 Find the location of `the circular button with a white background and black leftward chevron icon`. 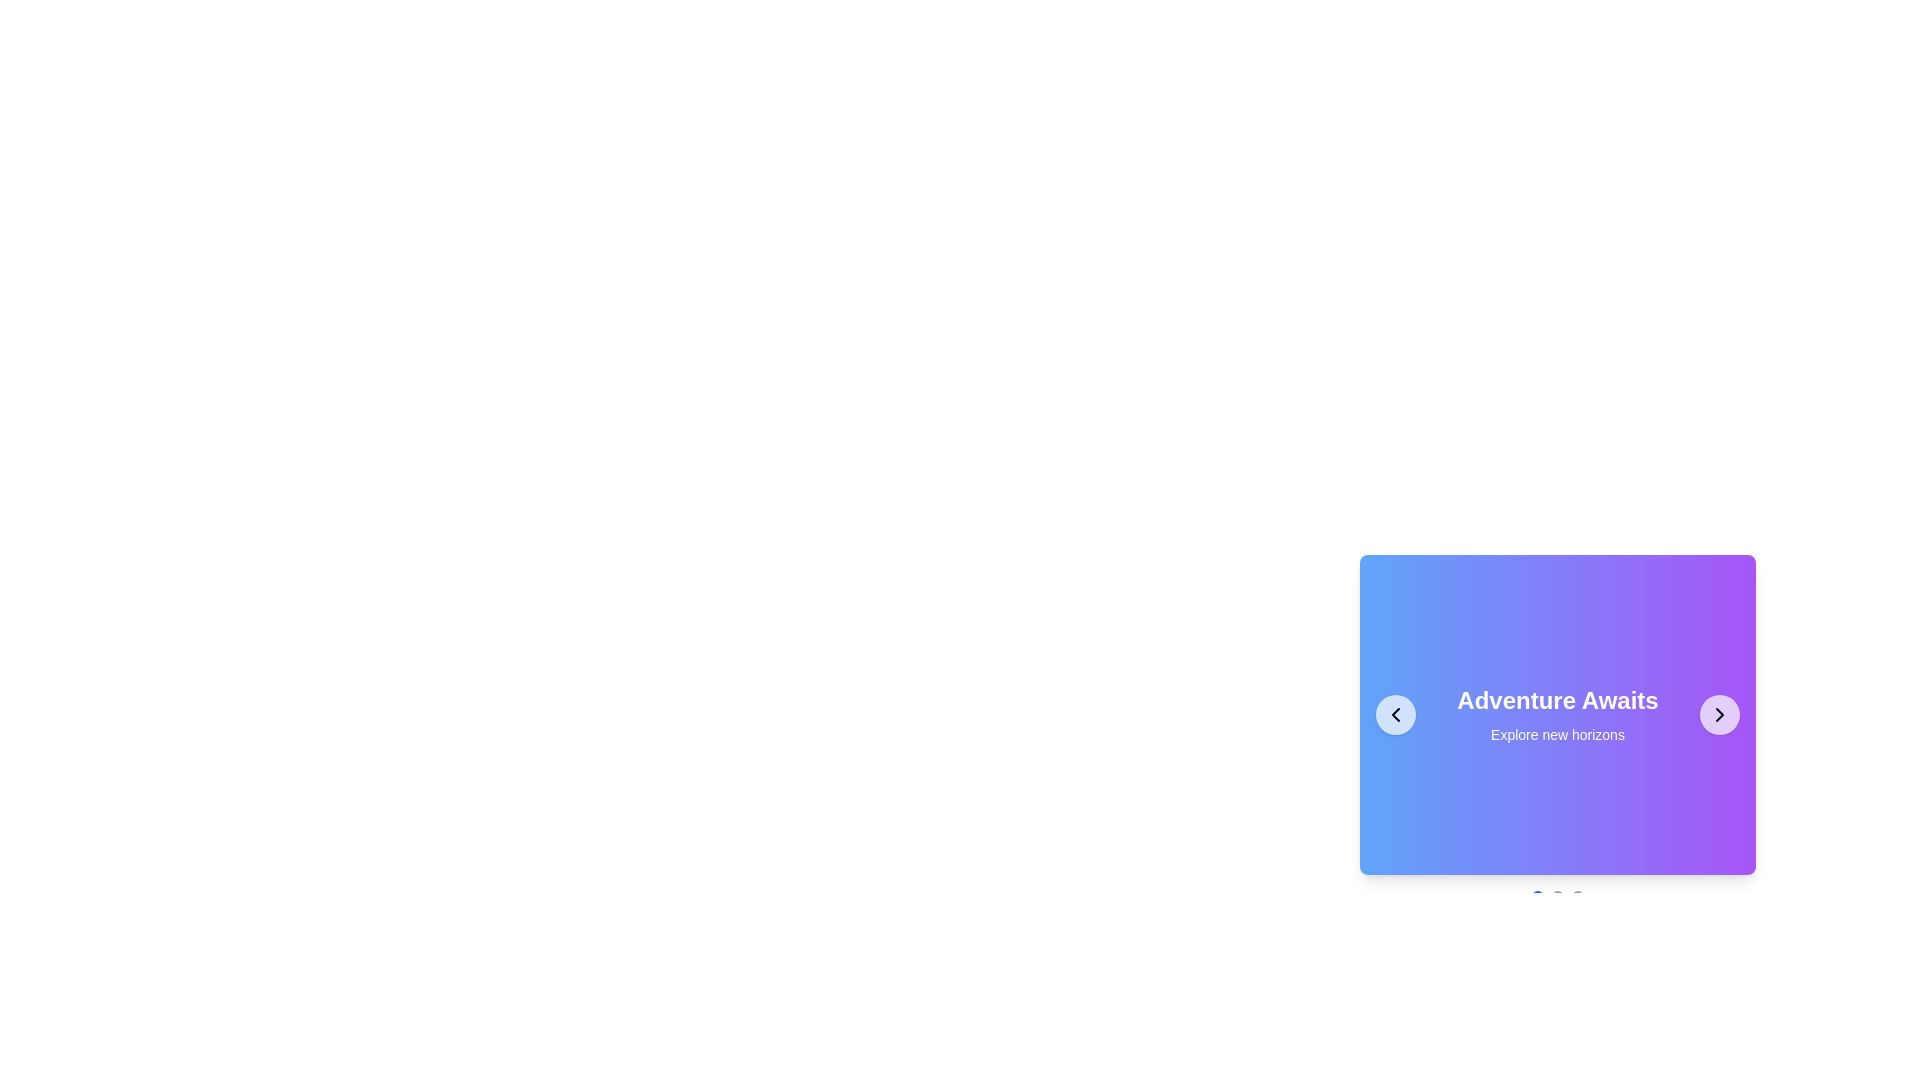

the circular button with a white background and black leftward chevron icon is located at coordinates (1395, 713).